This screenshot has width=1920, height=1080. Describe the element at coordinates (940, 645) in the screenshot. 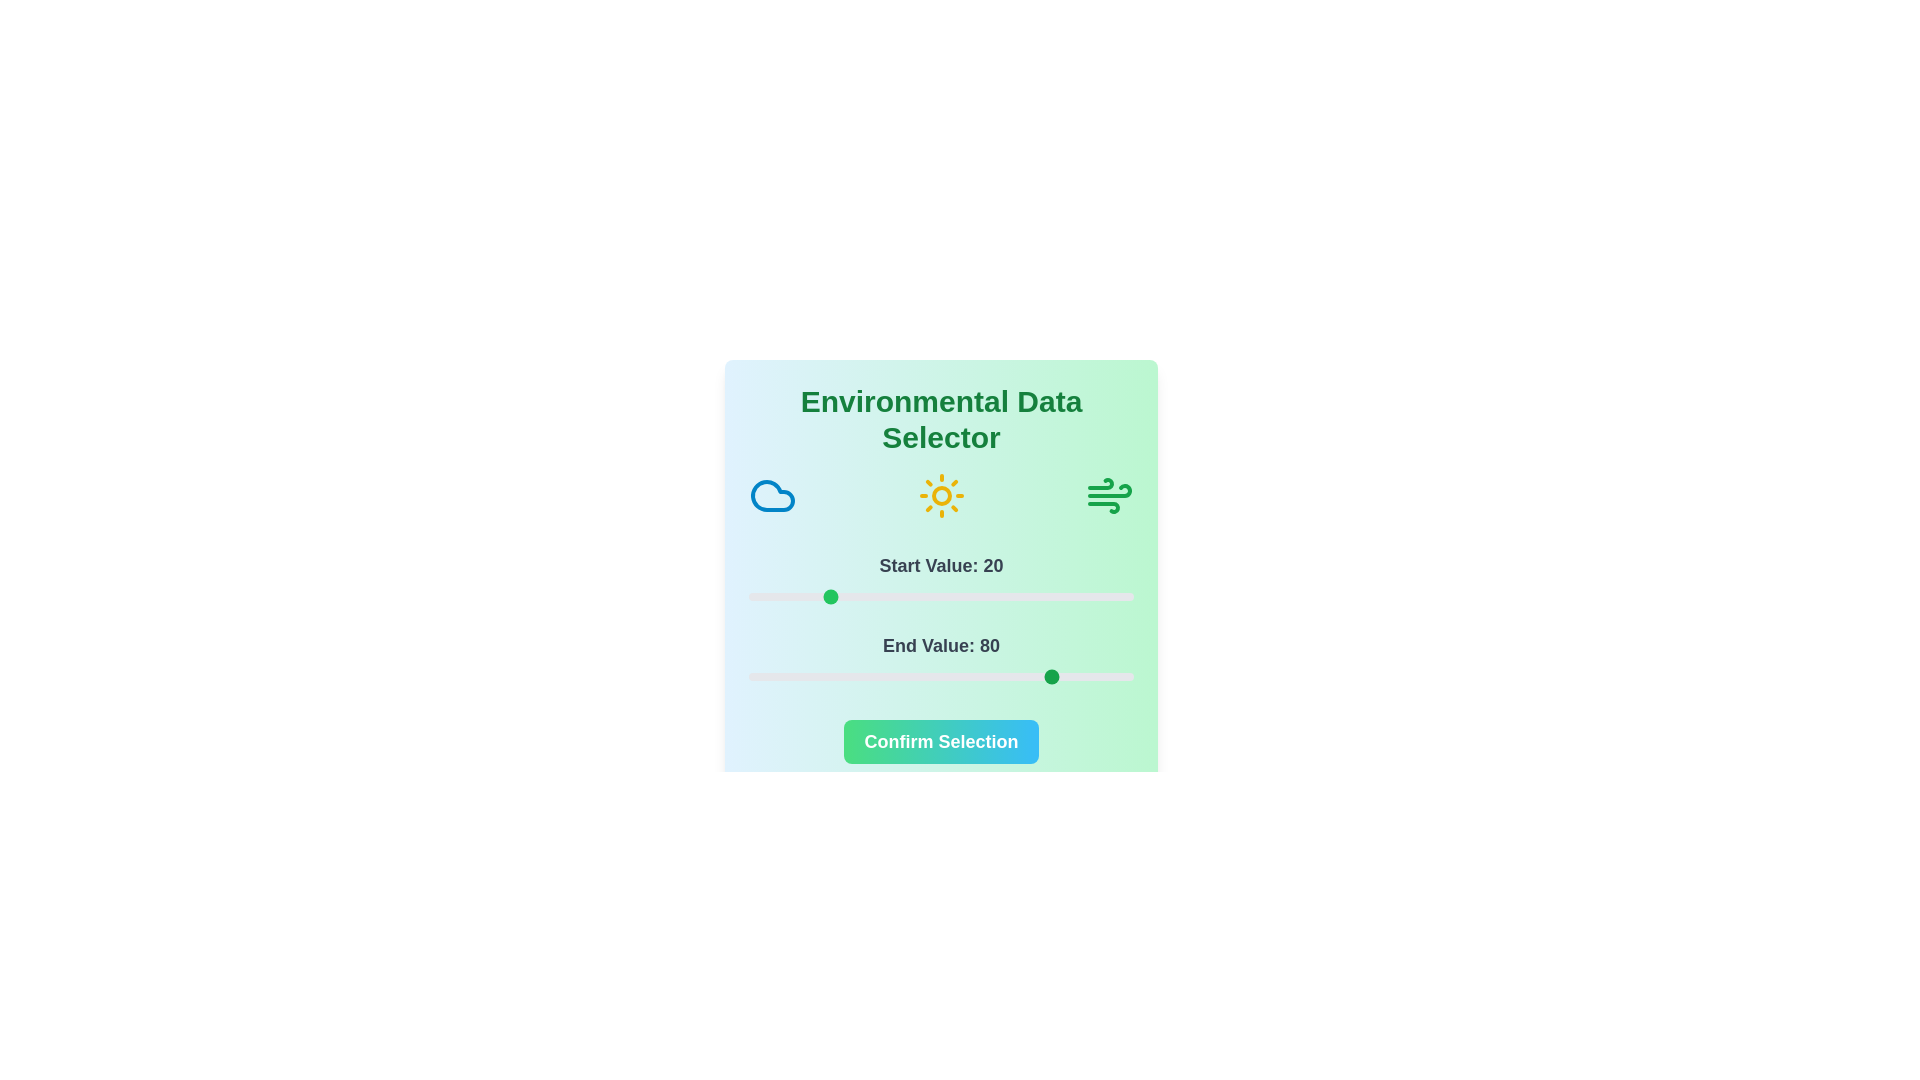

I see `the text label displaying 'End Value: 80', which is bold and large, with a grayish hue, located below 'Start Value: 20' and above a horizontal slider` at that location.